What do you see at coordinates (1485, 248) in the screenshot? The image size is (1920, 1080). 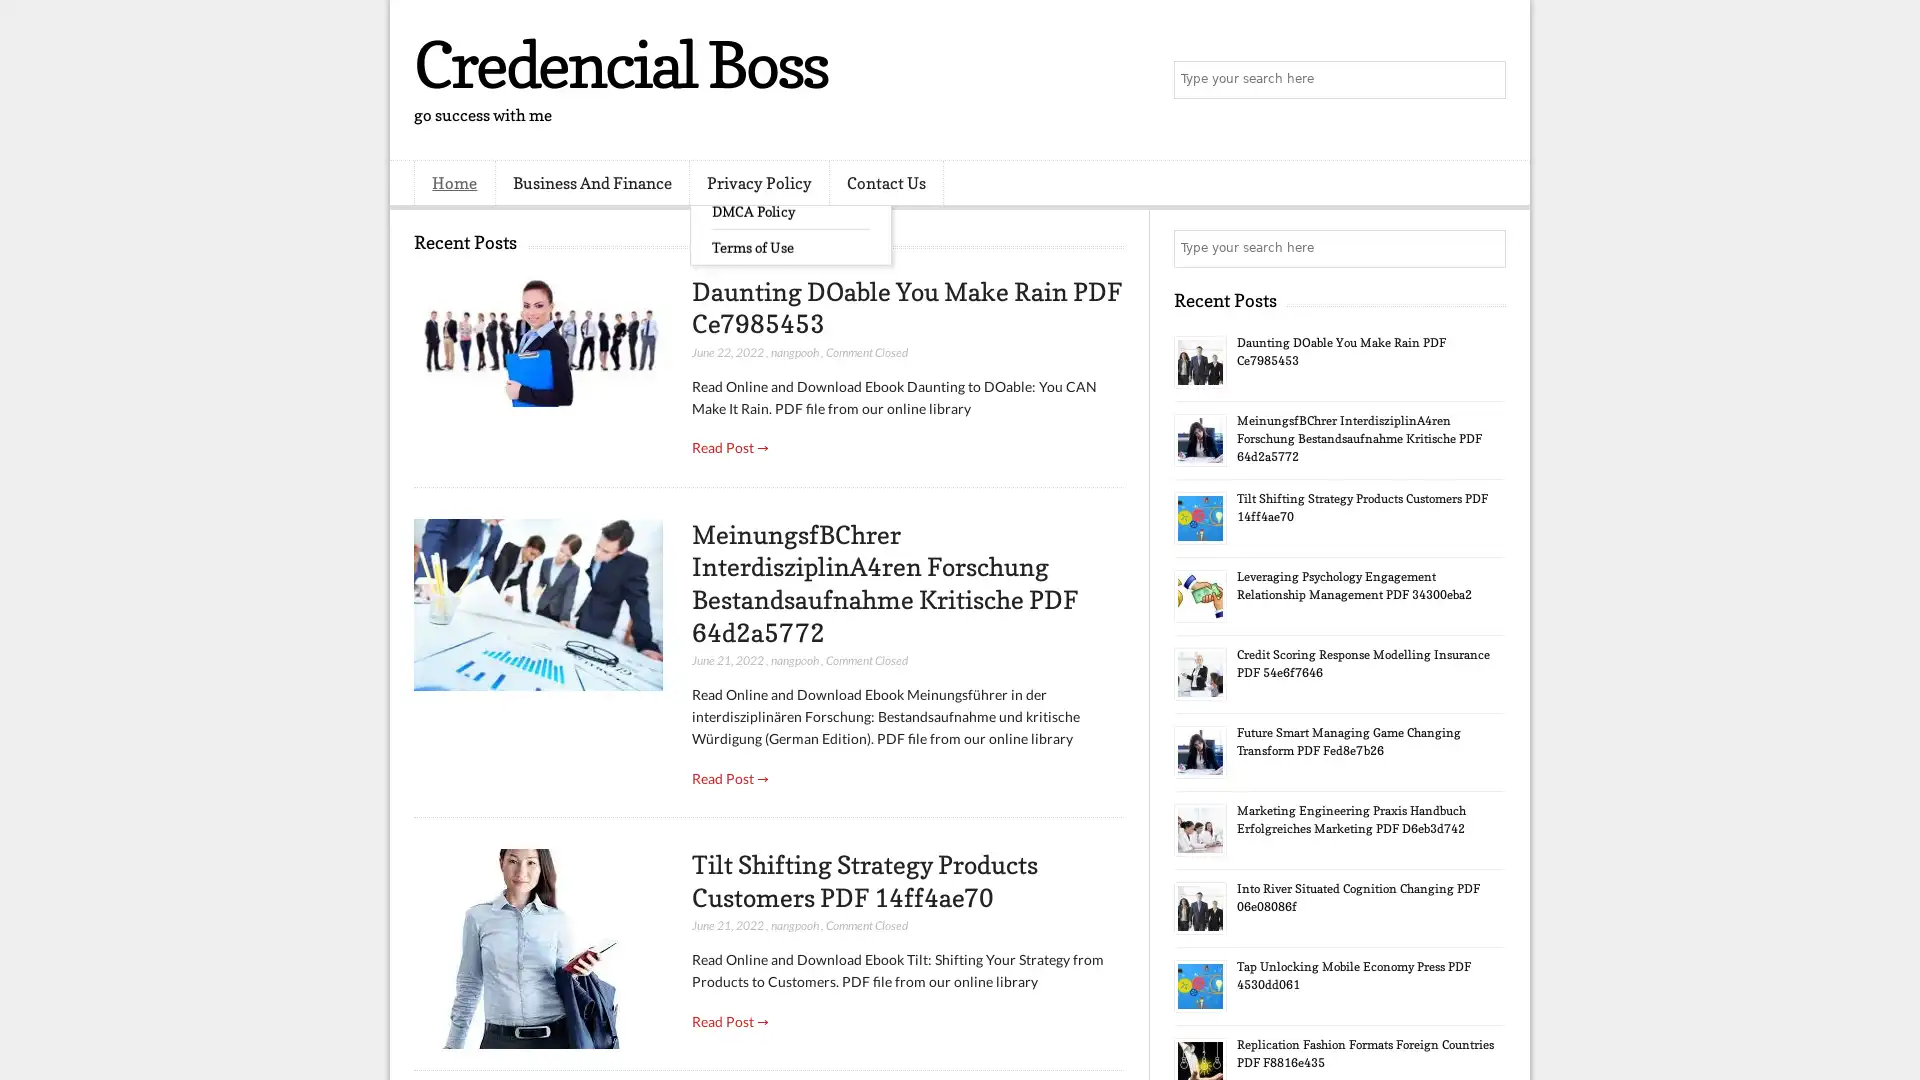 I see `Search` at bounding box center [1485, 248].